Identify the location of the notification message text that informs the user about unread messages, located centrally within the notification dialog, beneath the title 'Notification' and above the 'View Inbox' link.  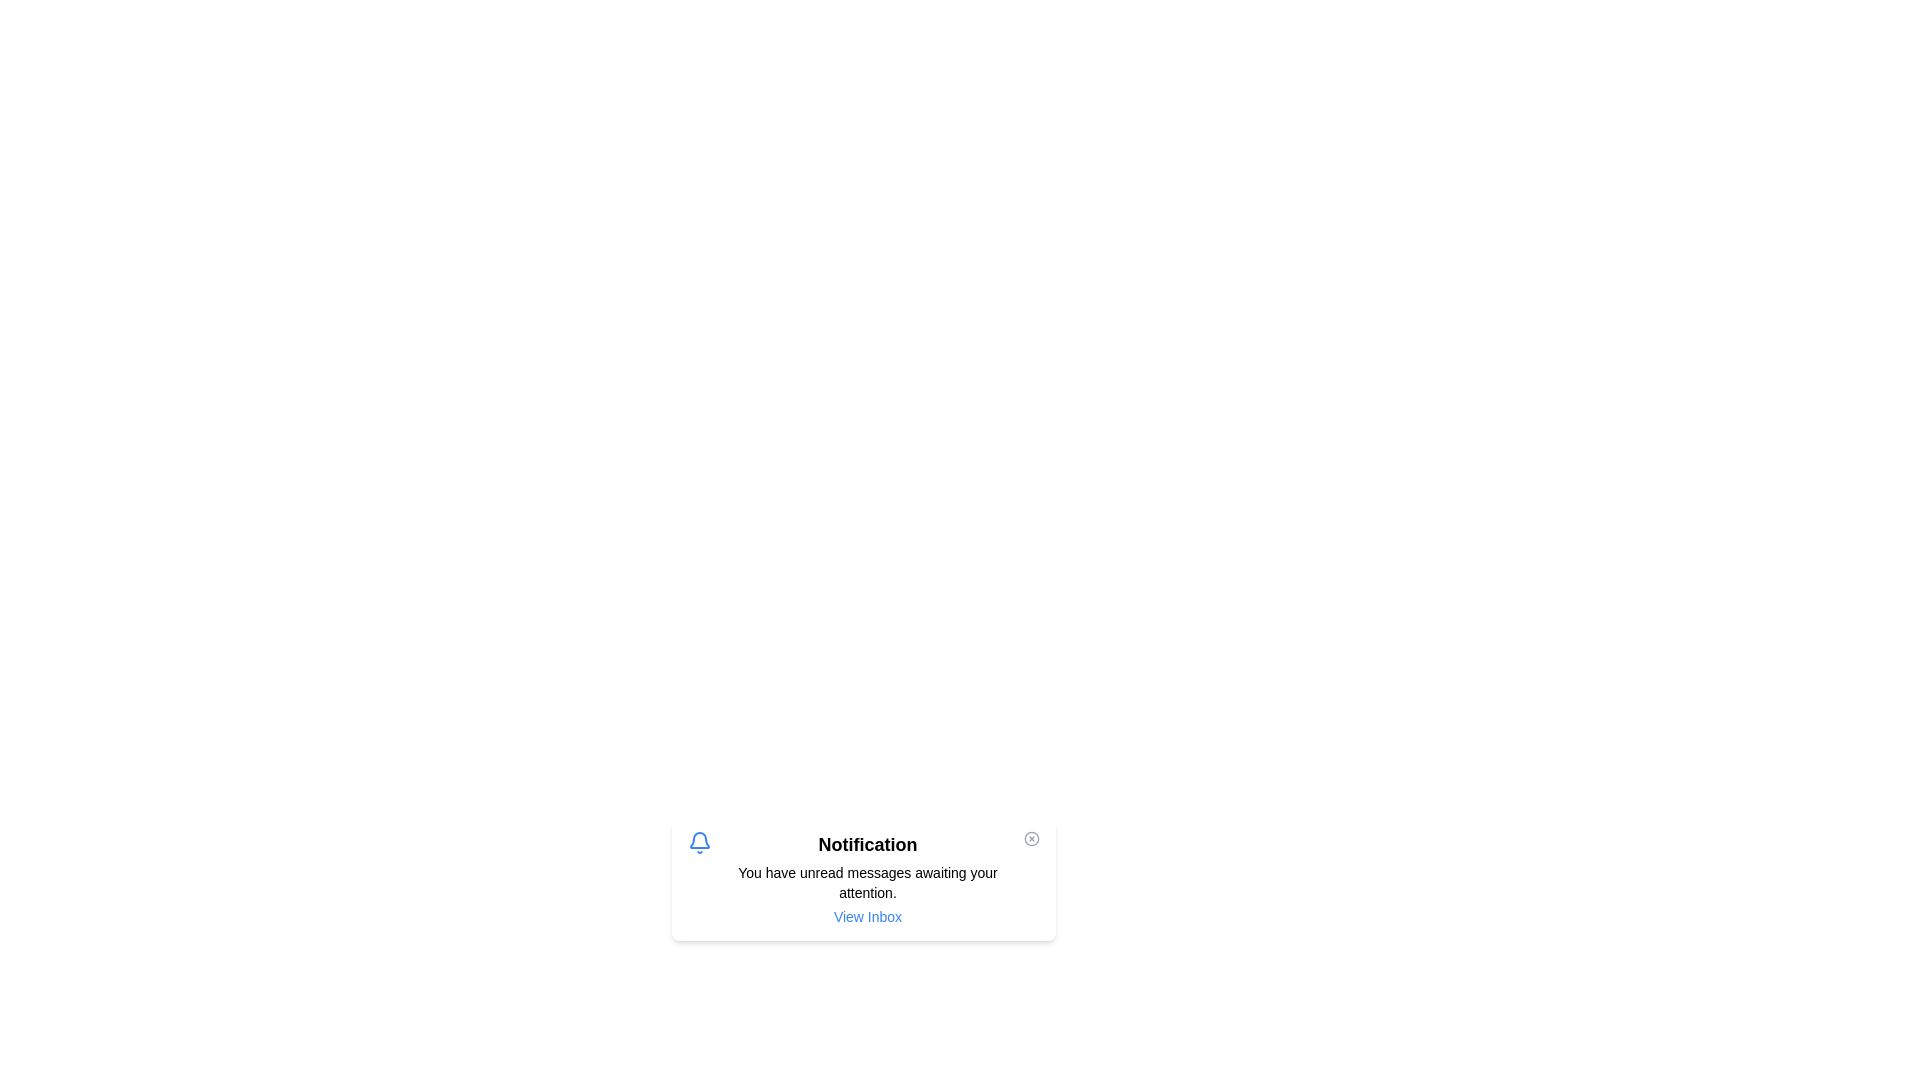
(868, 882).